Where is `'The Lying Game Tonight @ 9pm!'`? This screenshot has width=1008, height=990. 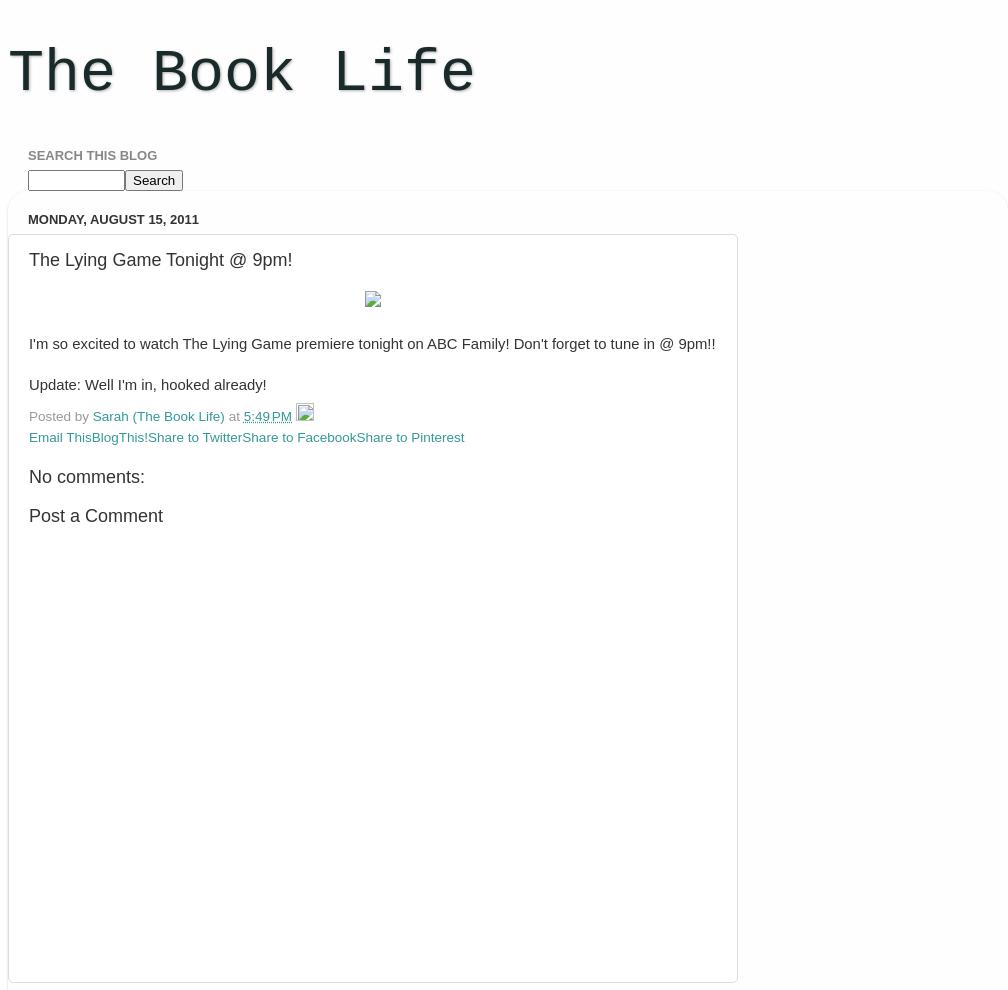
'The Lying Game Tonight @ 9pm!' is located at coordinates (160, 258).